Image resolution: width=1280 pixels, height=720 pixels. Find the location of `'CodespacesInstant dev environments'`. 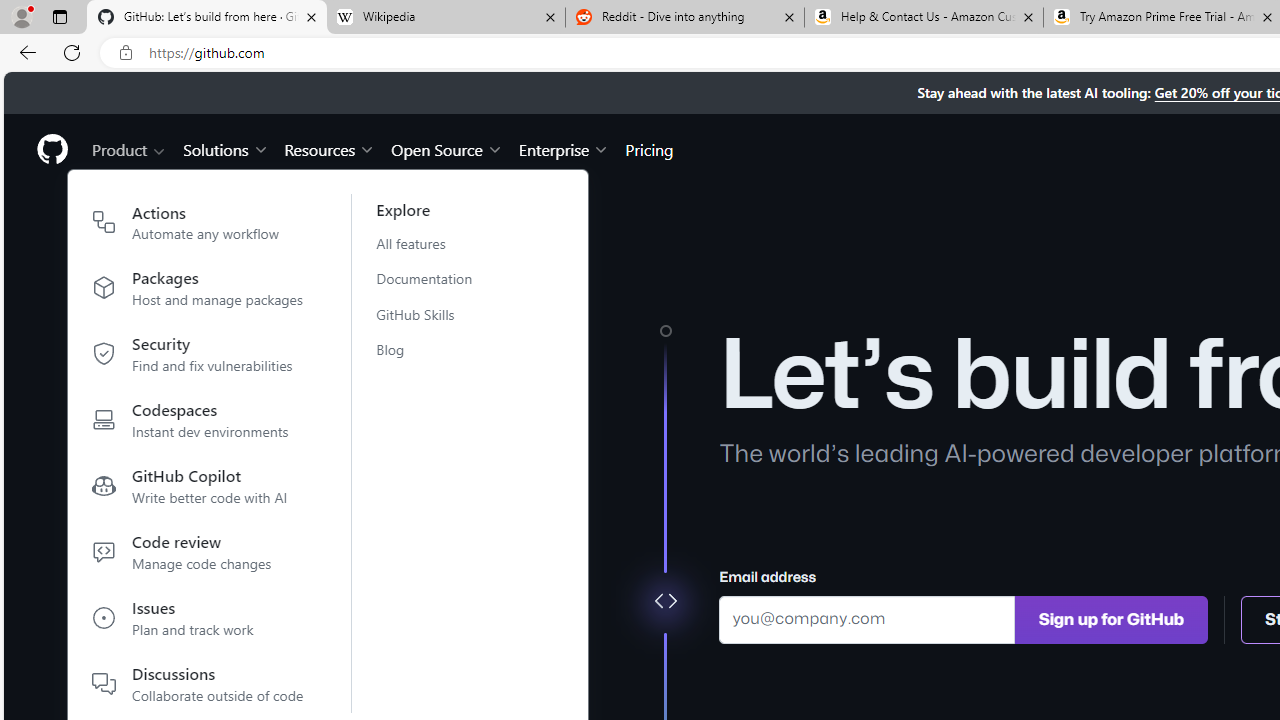

'CodespacesInstant dev environments' is located at coordinates (198, 423).